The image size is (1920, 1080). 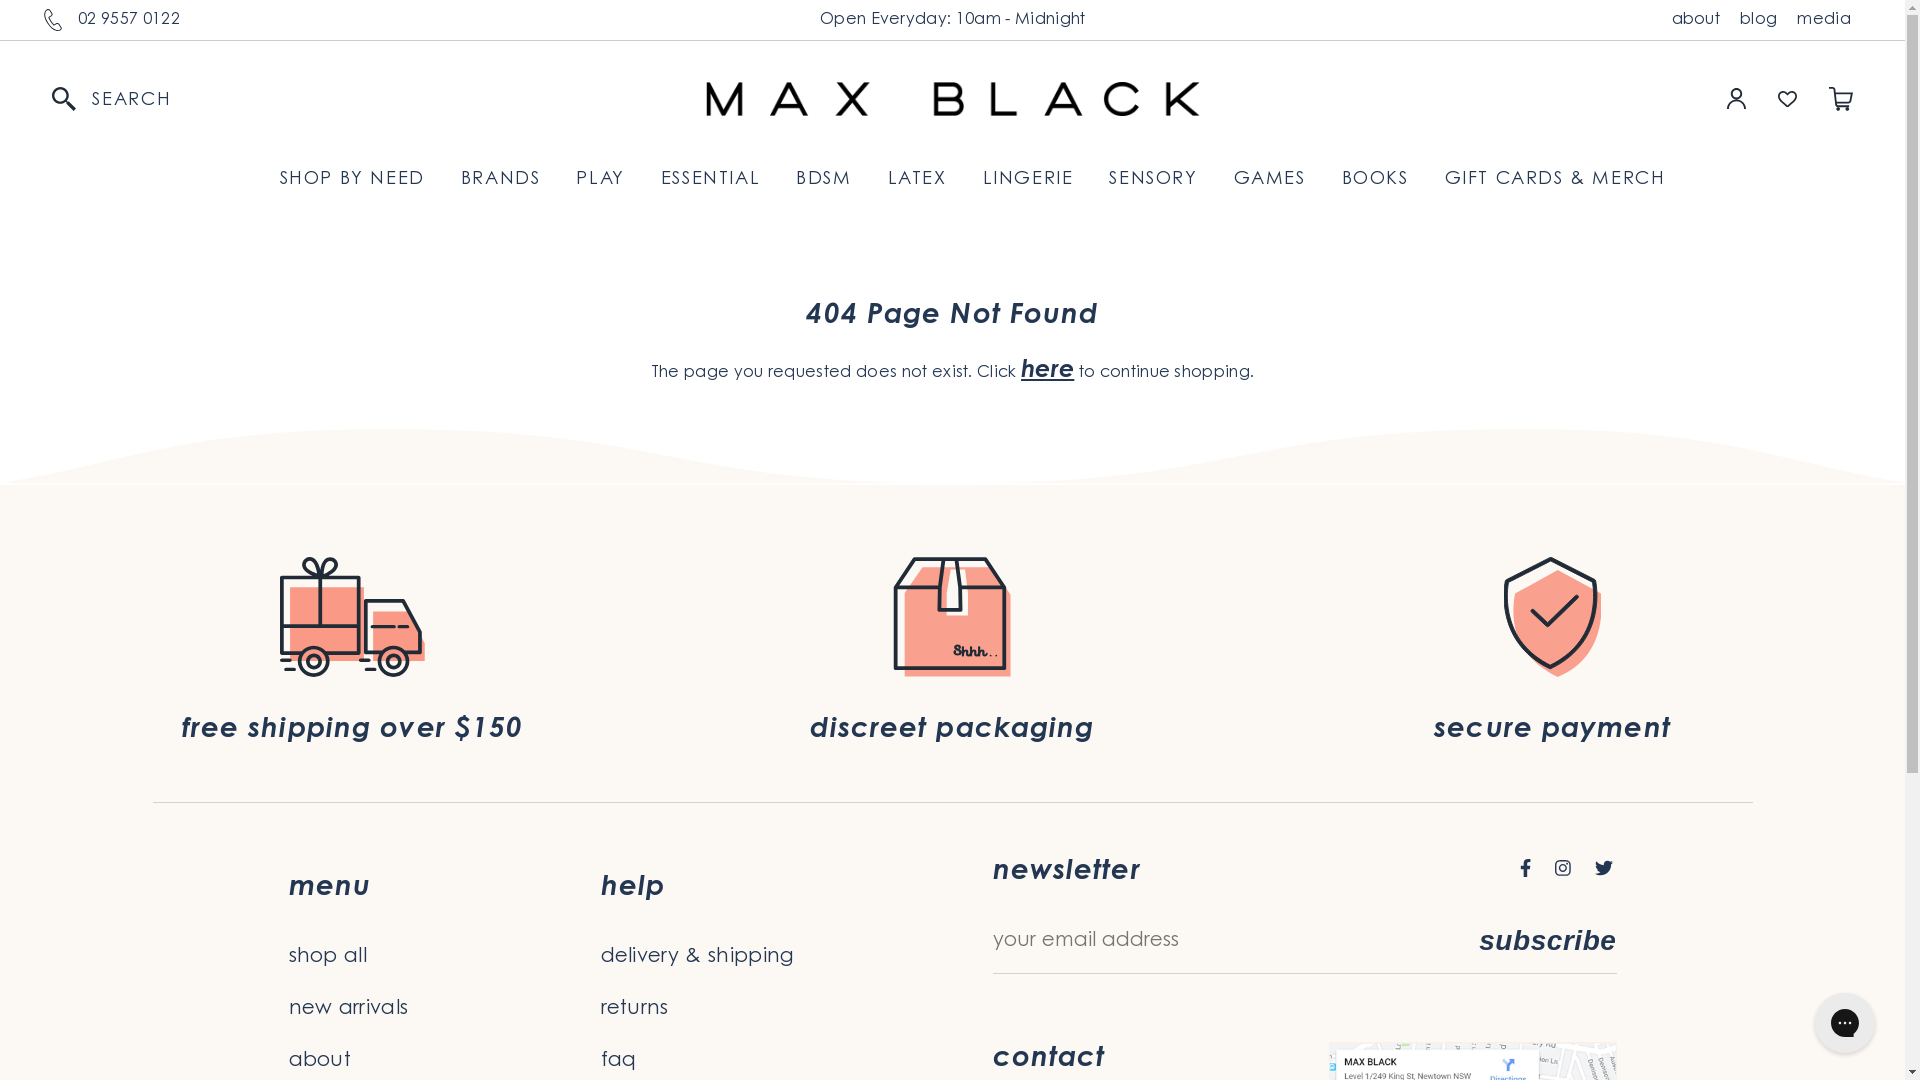 I want to click on 'BDSM', so click(x=823, y=180).